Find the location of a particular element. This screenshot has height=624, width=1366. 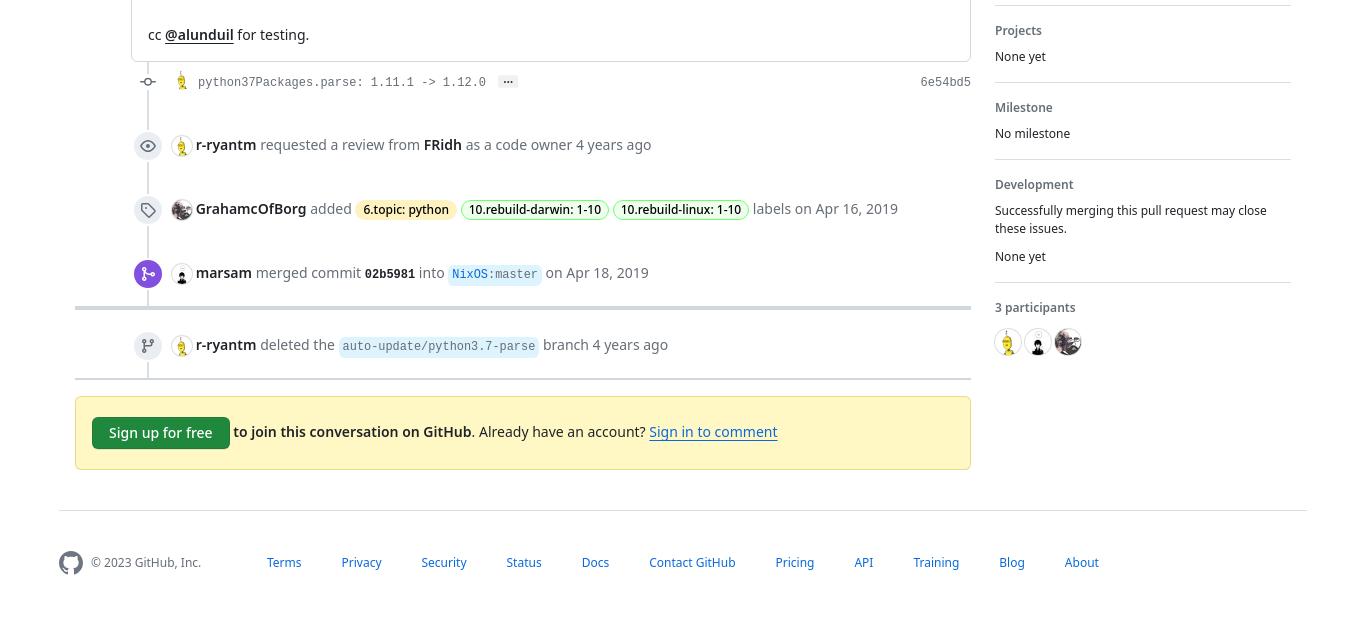

'code owner' is located at coordinates (533, 143).